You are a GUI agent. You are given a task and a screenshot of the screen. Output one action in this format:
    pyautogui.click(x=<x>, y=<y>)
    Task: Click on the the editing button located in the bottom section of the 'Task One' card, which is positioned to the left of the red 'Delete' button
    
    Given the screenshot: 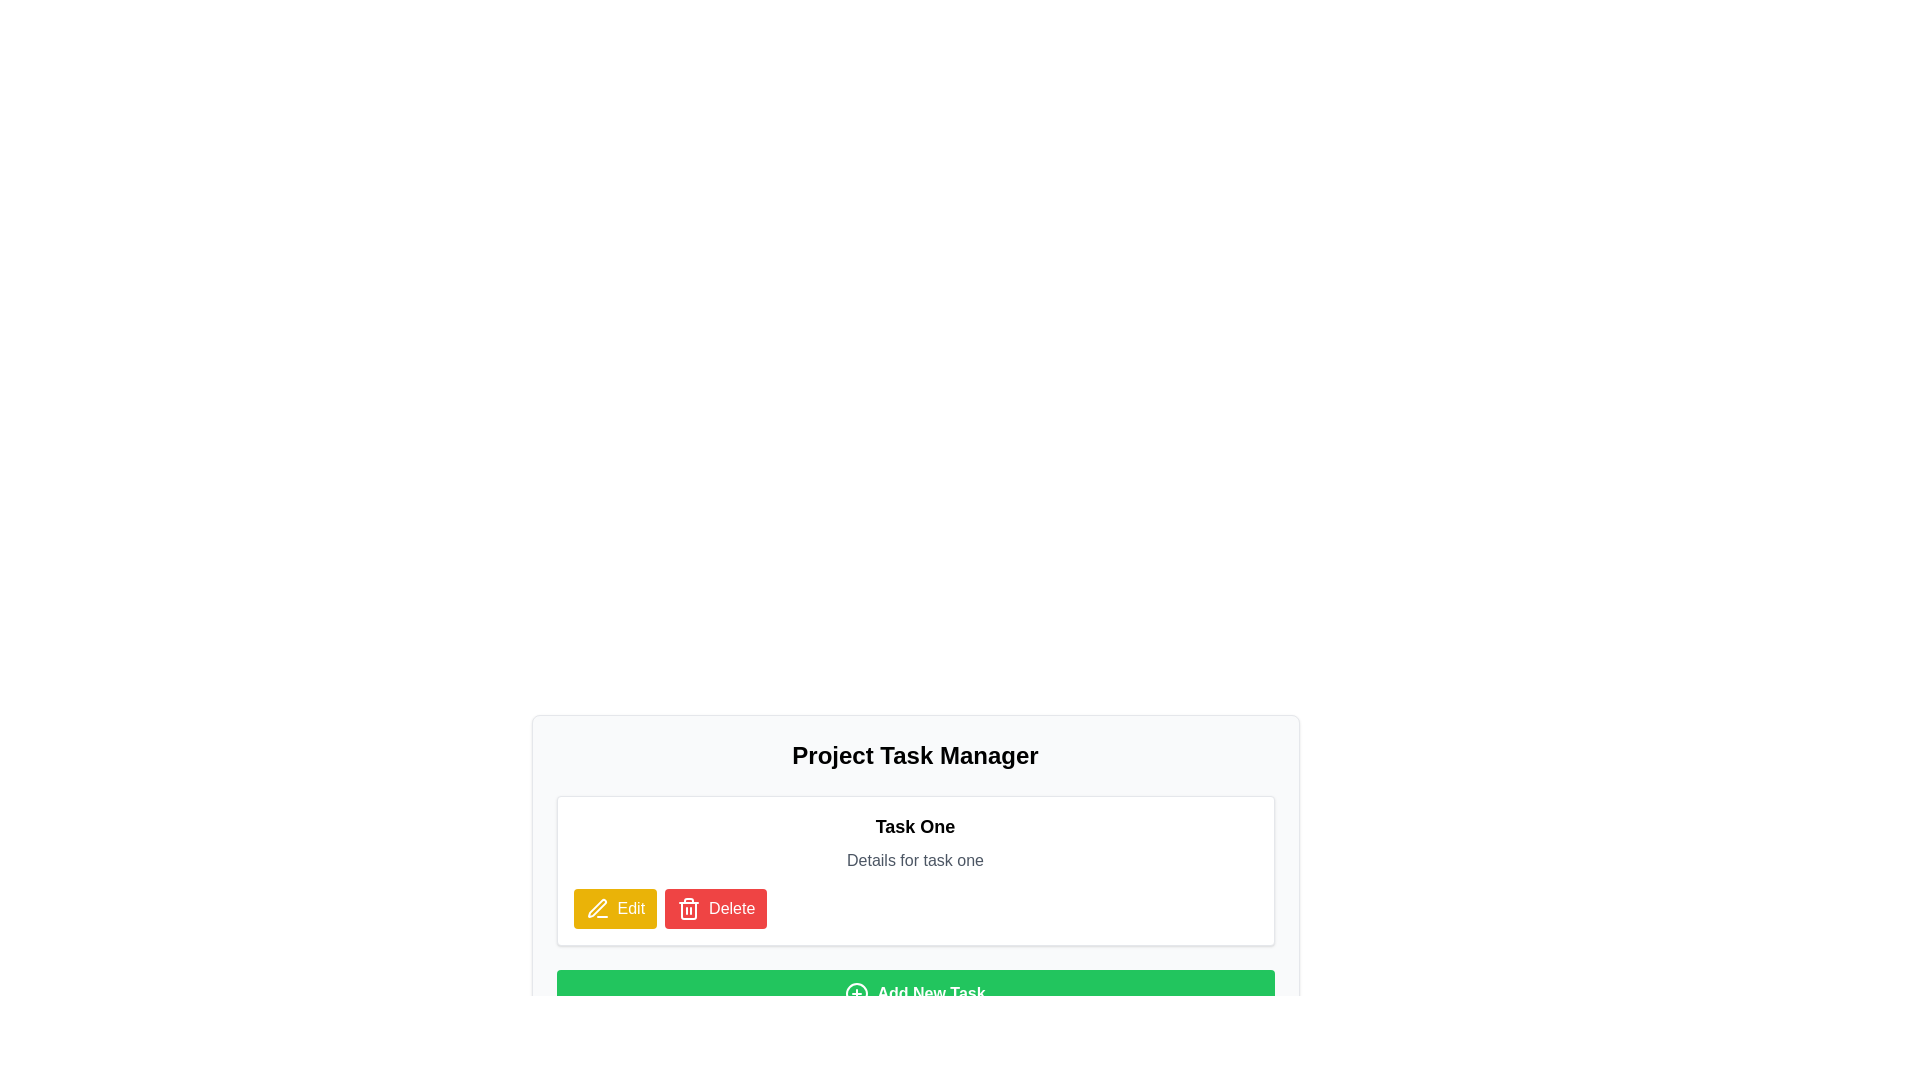 What is the action you would take?
    pyautogui.click(x=614, y=909)
    